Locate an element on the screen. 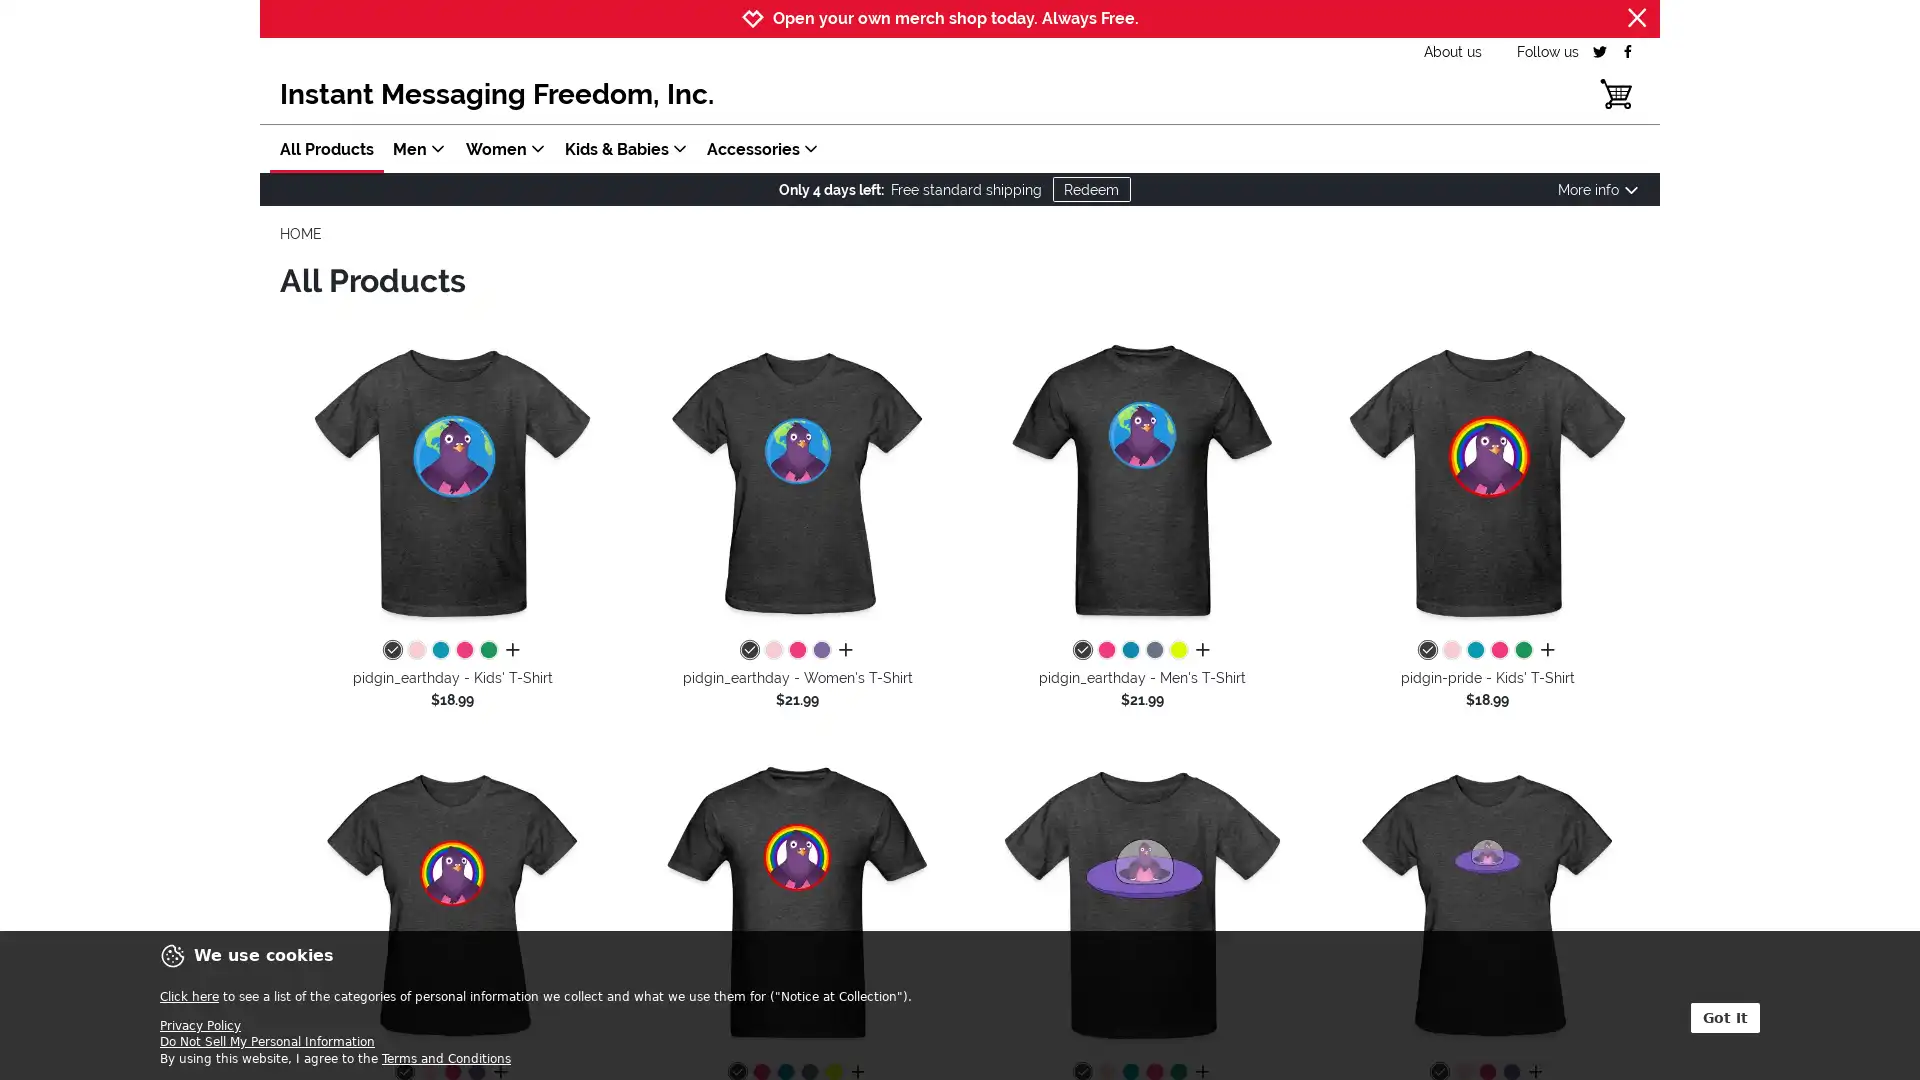 Image resolution: width=1920 pixels, height=1080 pixels. pidgin_earthday - Women's T-Shirt is located at coordinates (796, 482).